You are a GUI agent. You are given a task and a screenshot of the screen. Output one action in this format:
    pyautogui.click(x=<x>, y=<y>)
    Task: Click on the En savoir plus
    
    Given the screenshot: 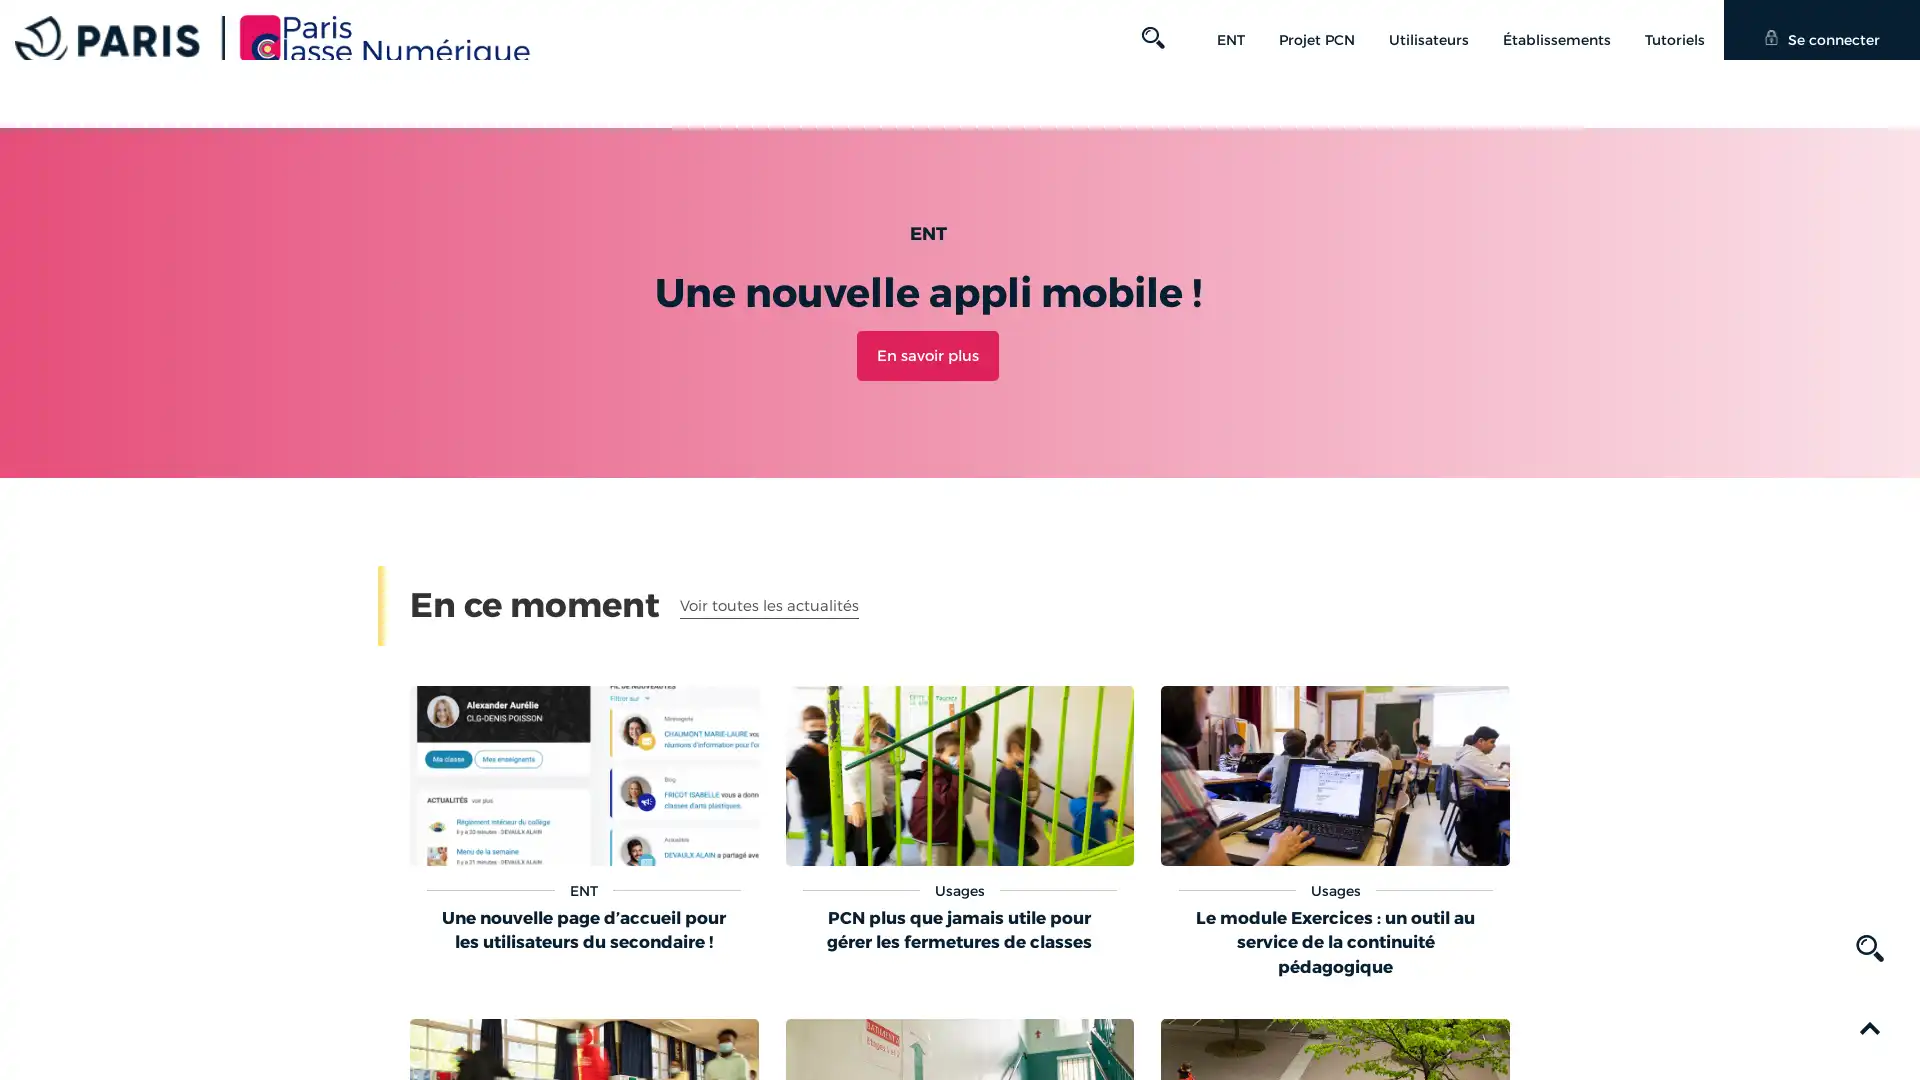 What is the action you would take?
    pyautogui.click(x=926, y=353)
    